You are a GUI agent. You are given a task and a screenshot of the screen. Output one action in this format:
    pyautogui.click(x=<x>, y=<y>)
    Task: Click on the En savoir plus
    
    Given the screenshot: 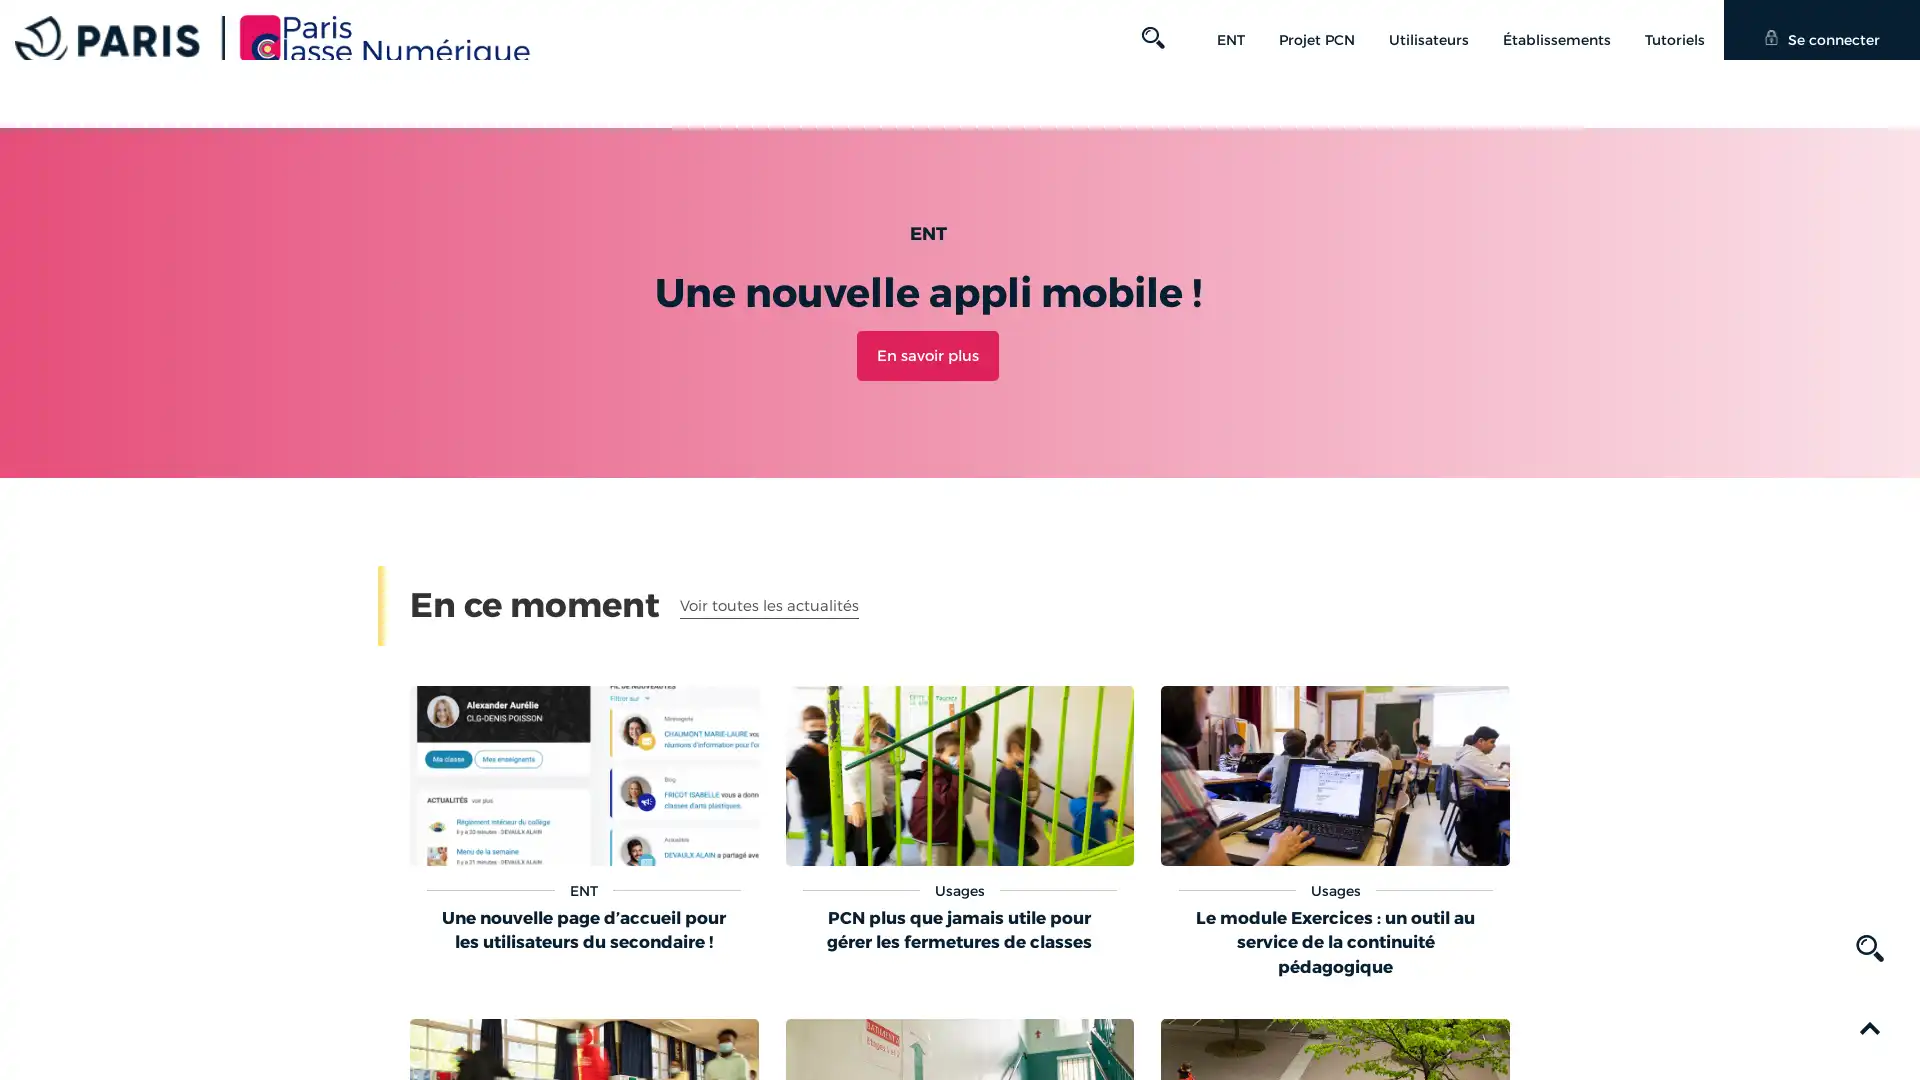 What is the action you would take?
    pyautogui.click(x=926, y=353)
    